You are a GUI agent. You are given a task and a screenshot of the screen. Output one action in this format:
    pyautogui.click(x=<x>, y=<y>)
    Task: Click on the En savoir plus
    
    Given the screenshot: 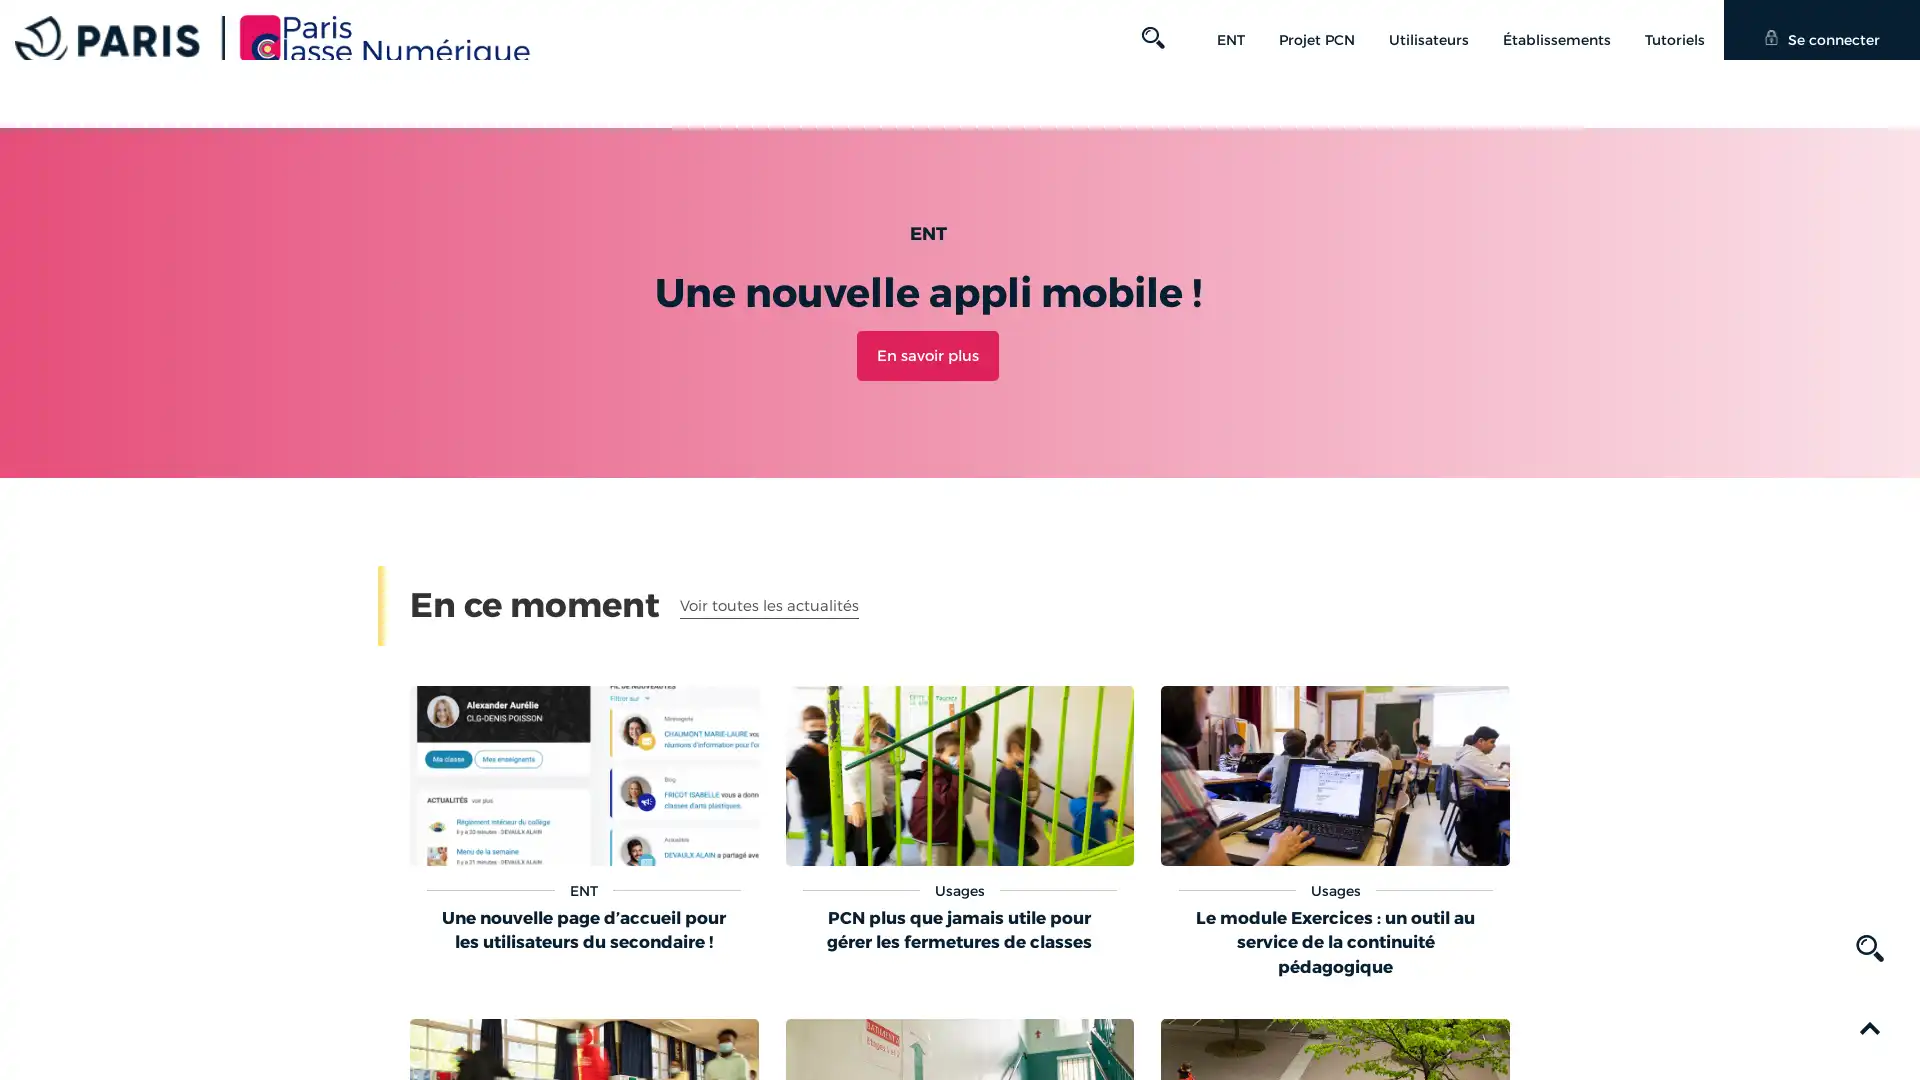 What is the action you would take?
    pyautogui.click(x=926, y=353)
    